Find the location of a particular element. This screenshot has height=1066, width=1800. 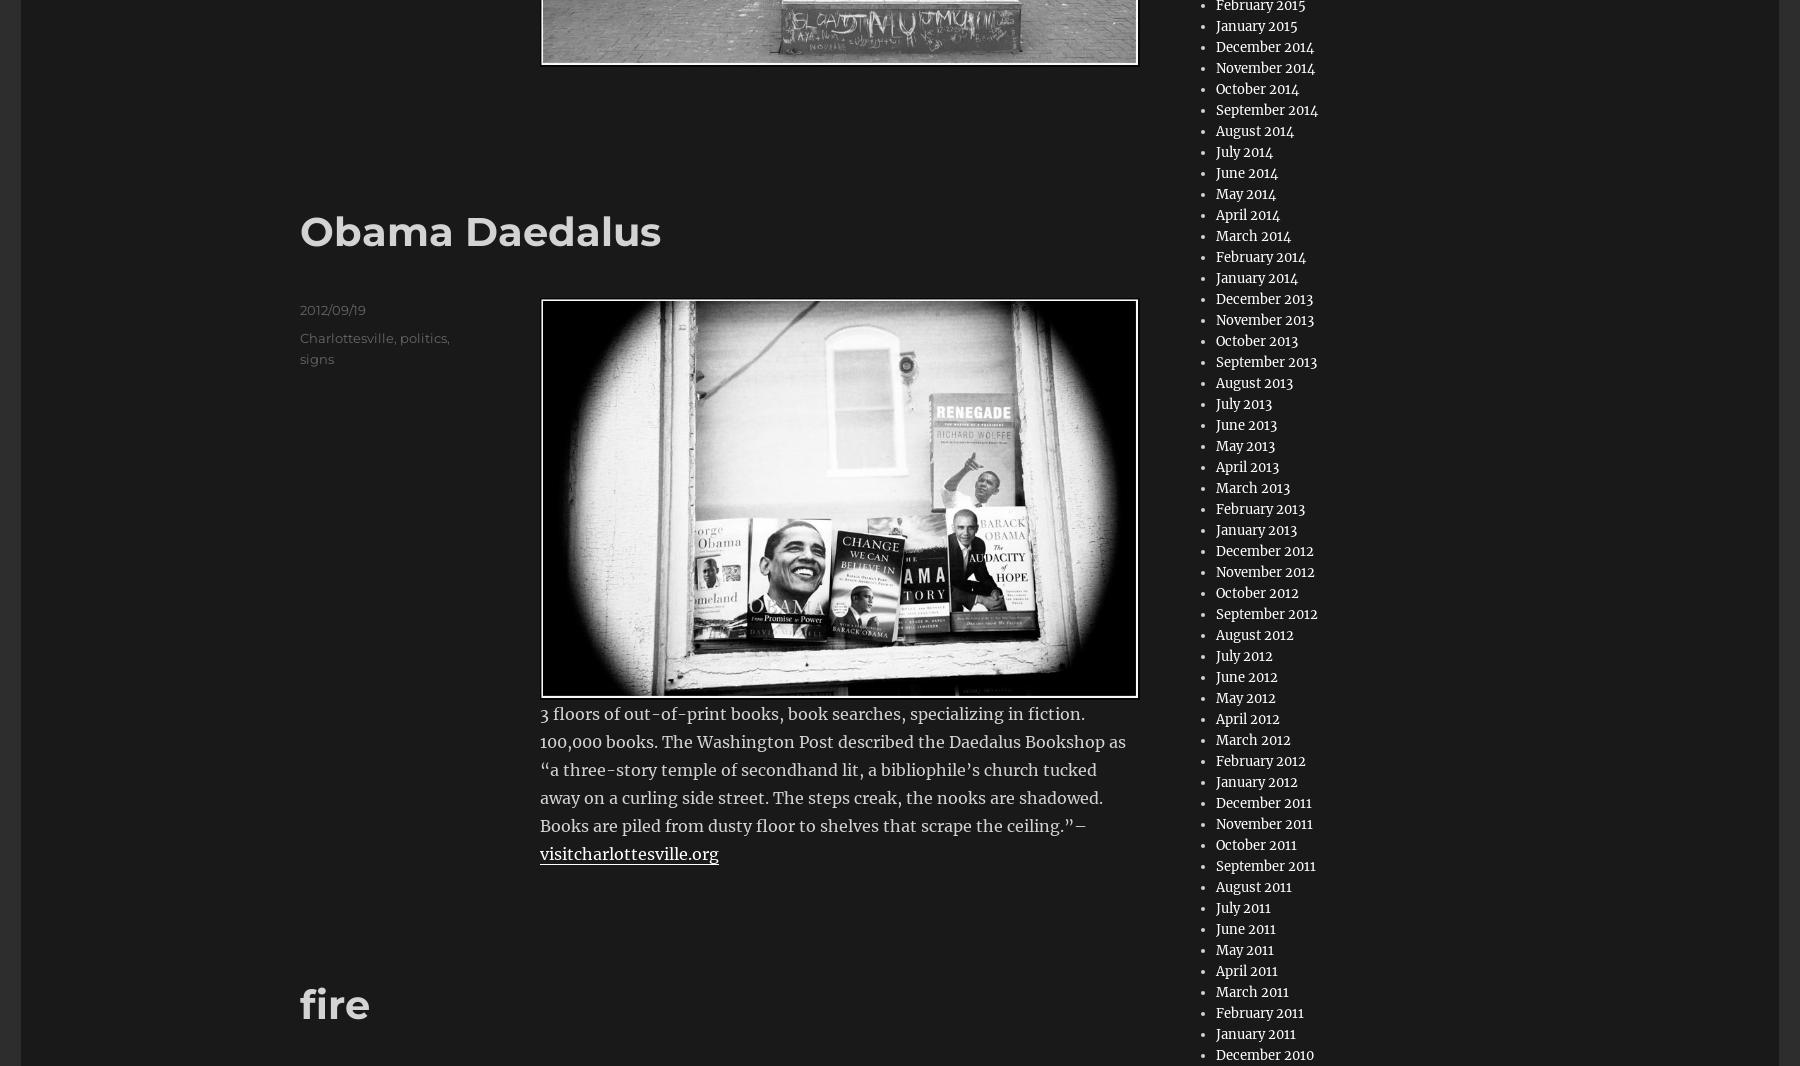

'Obama Daedalus' is located at coordinates (479, 229).